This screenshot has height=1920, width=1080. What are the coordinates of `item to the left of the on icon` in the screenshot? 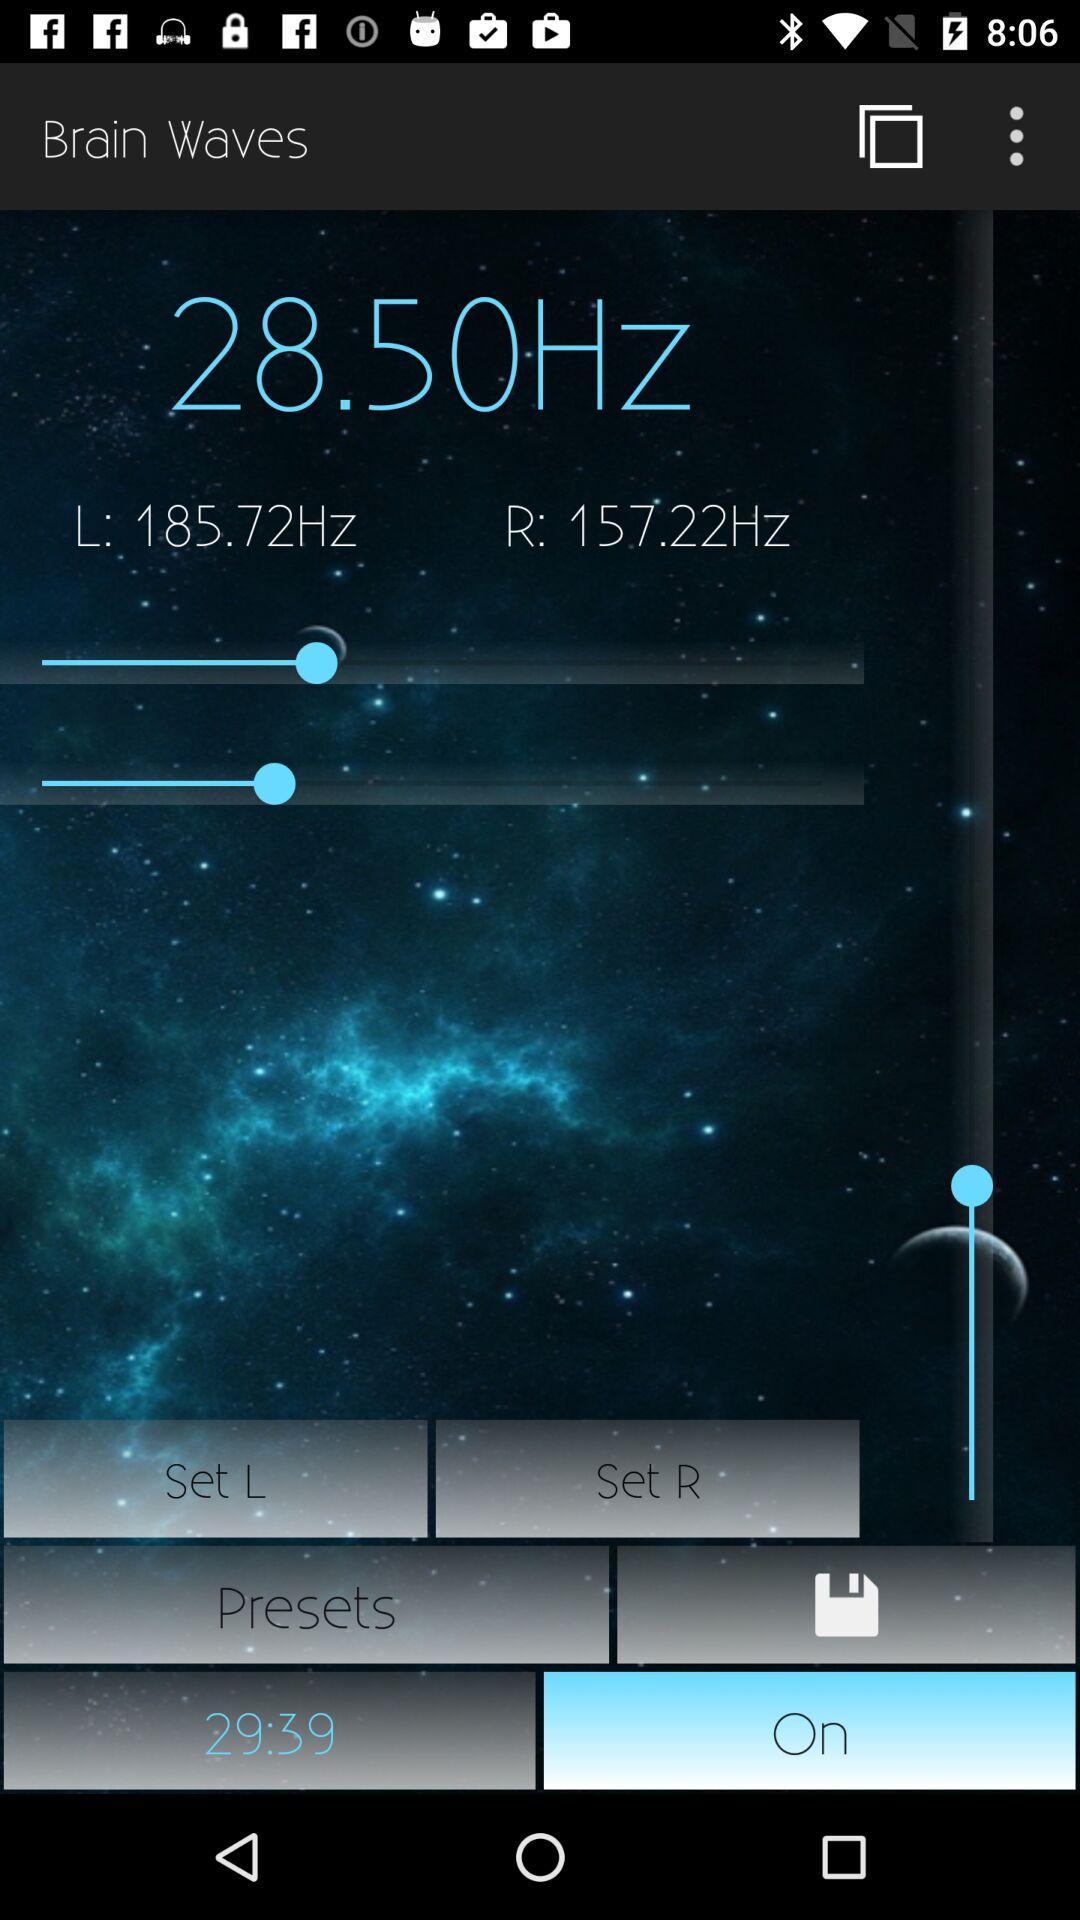 It's located at (270, 1730).